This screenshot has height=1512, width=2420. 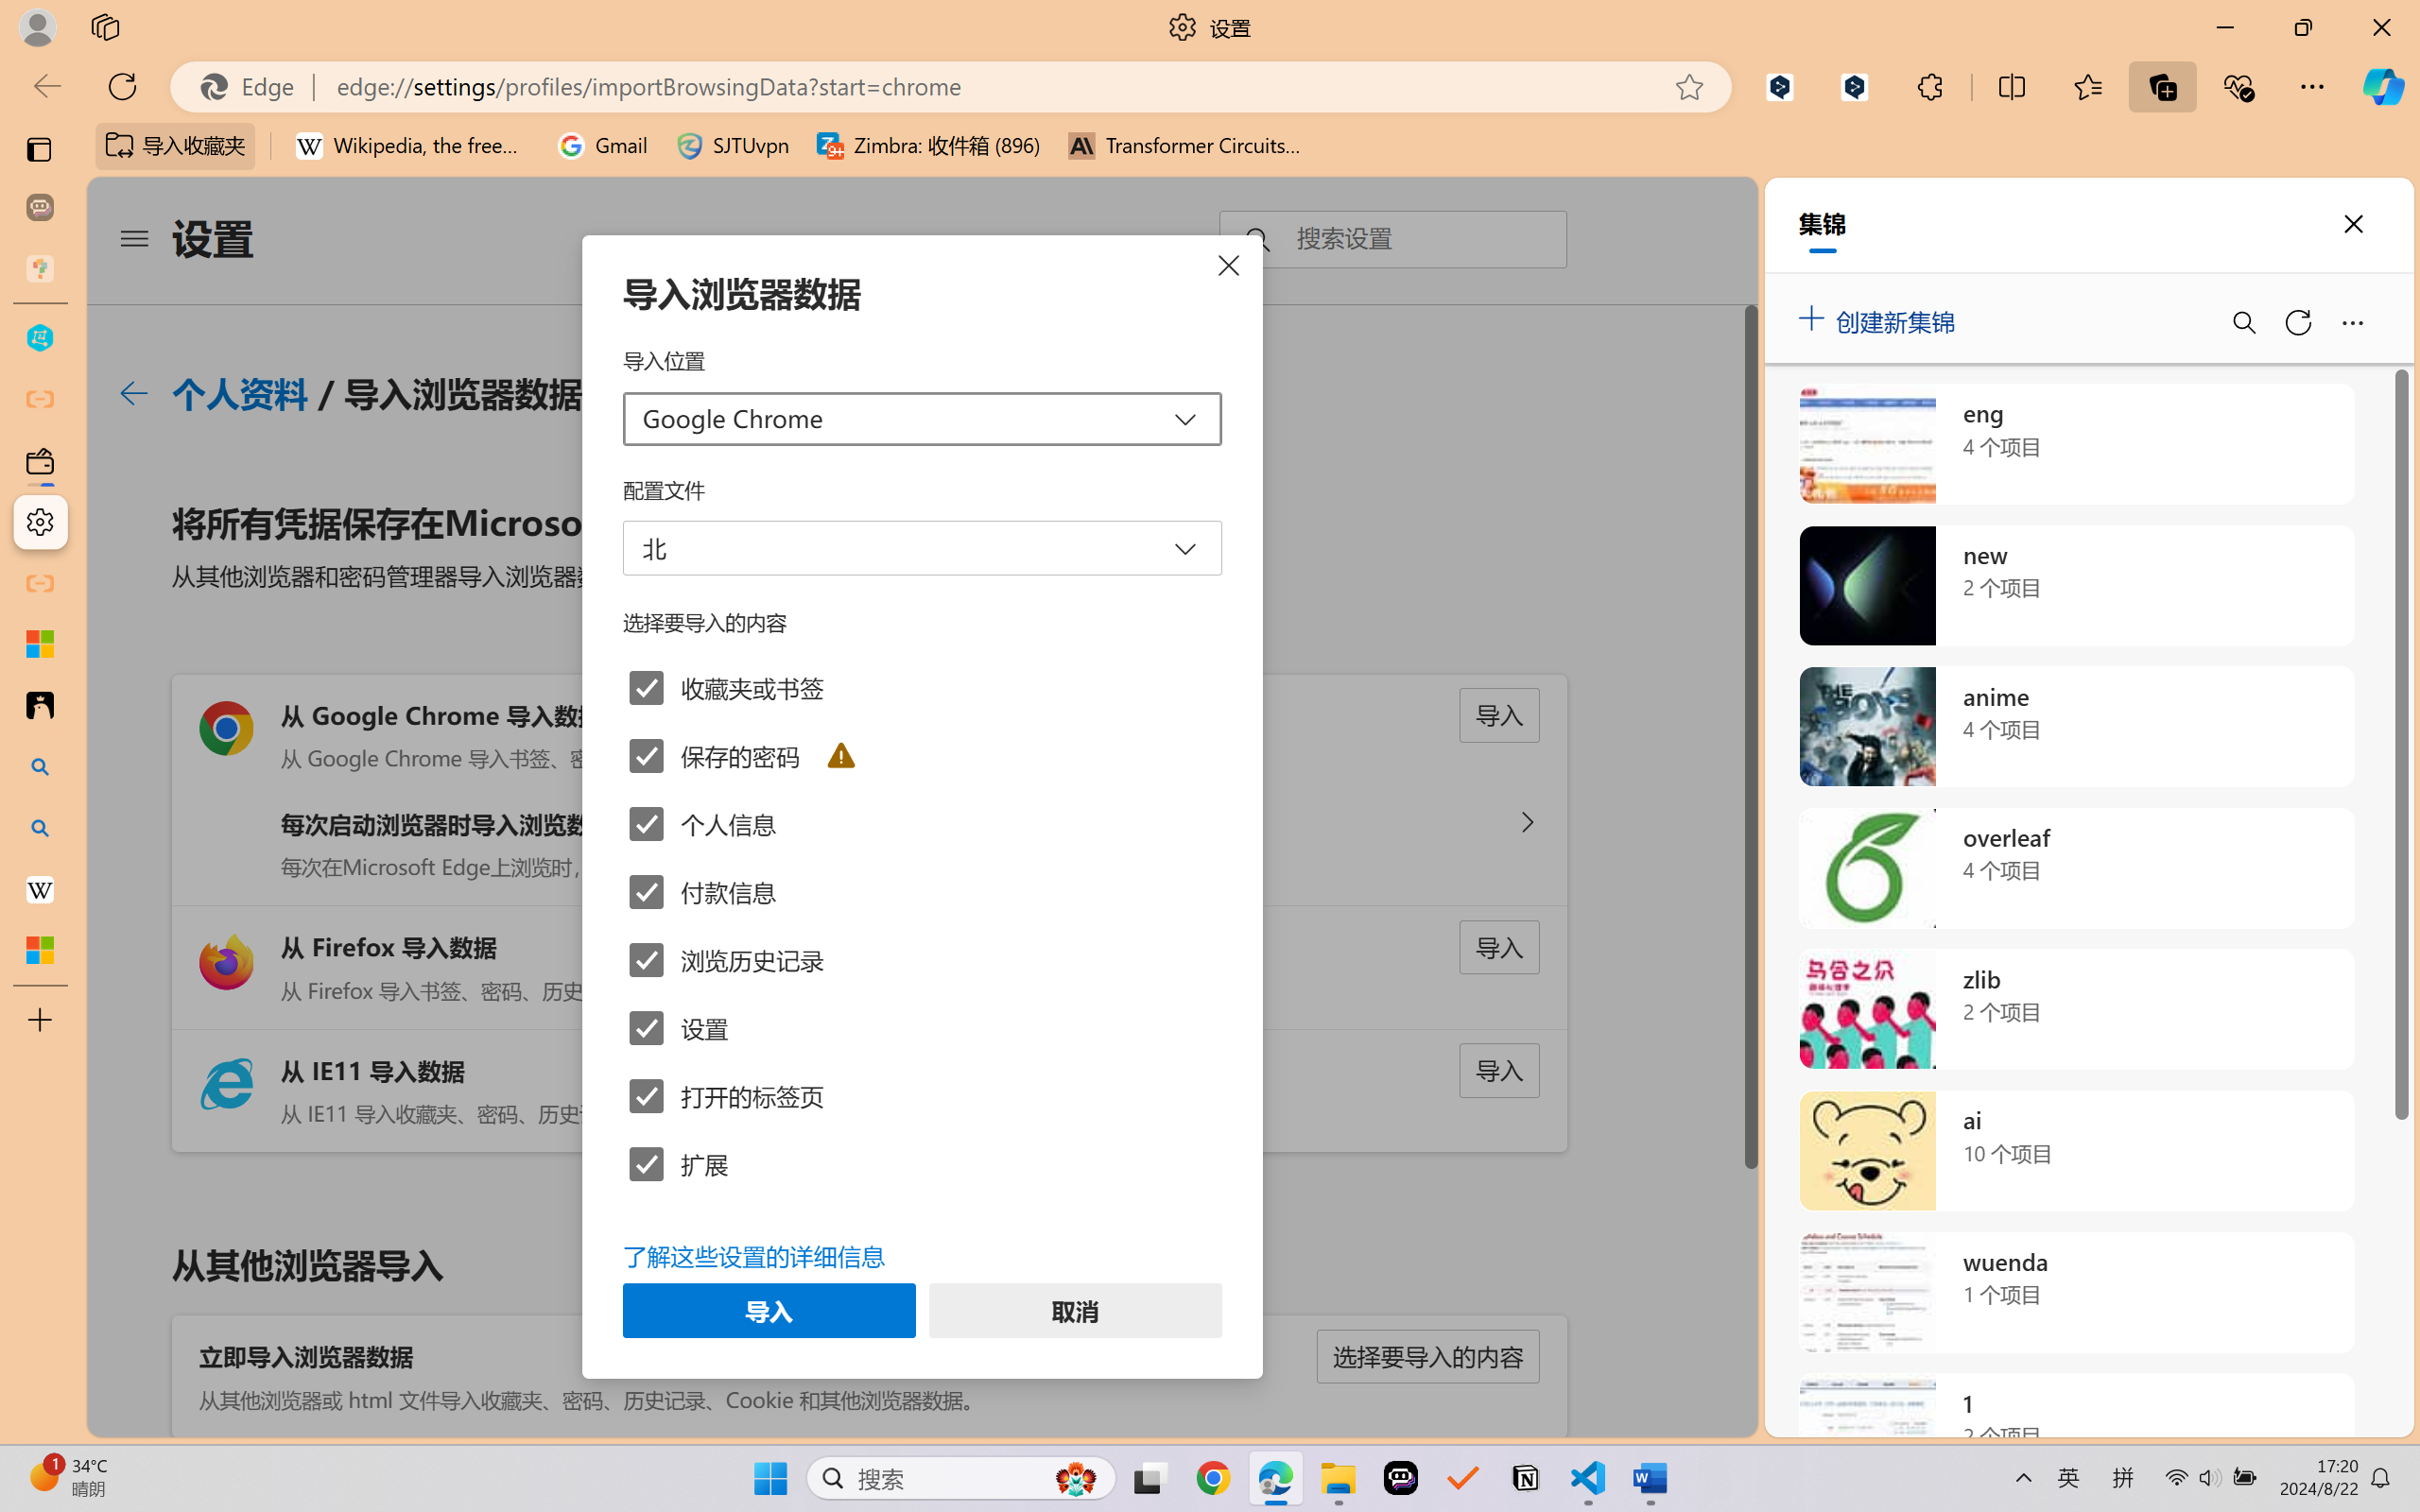 I want to click on 'Earth - Wikipedia', so click(x=39, y=887).